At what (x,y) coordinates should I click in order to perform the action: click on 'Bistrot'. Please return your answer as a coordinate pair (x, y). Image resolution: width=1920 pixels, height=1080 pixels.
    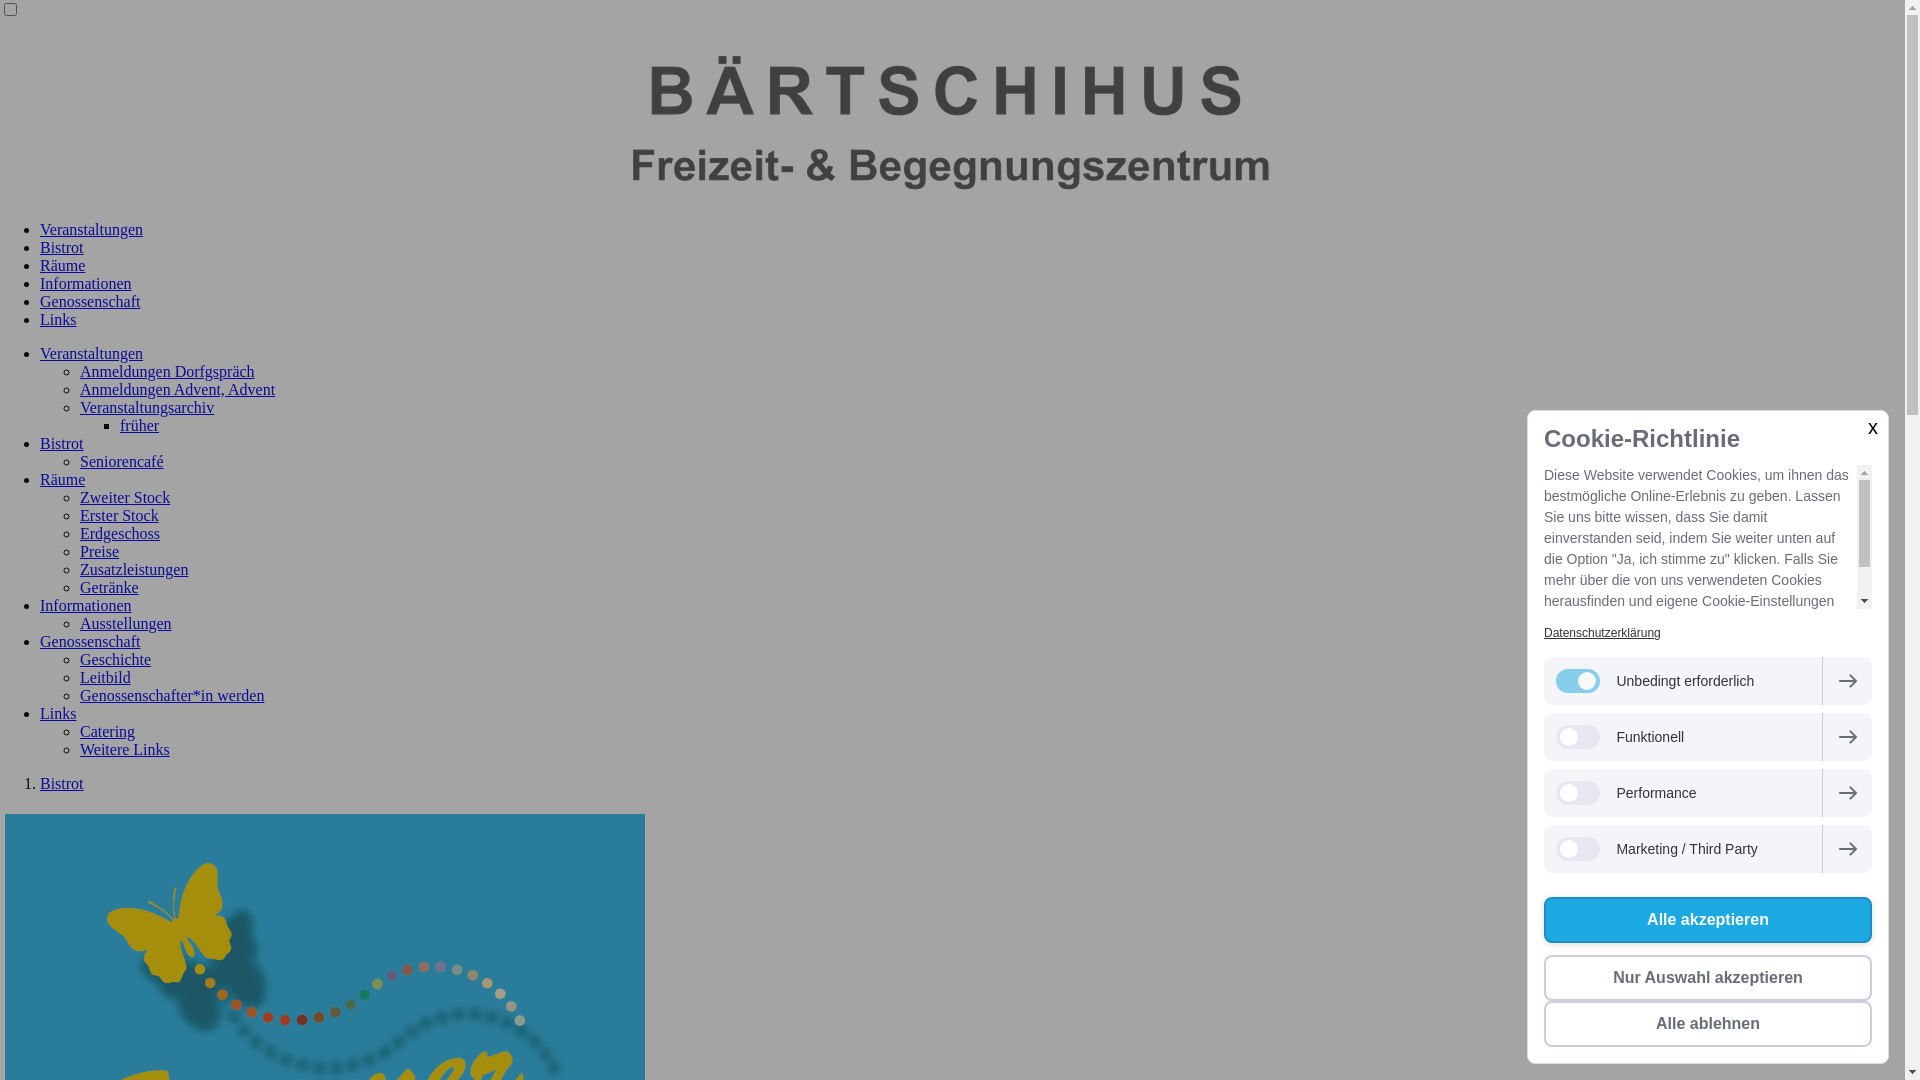
    Looking at the image, I should click on (62, 442).